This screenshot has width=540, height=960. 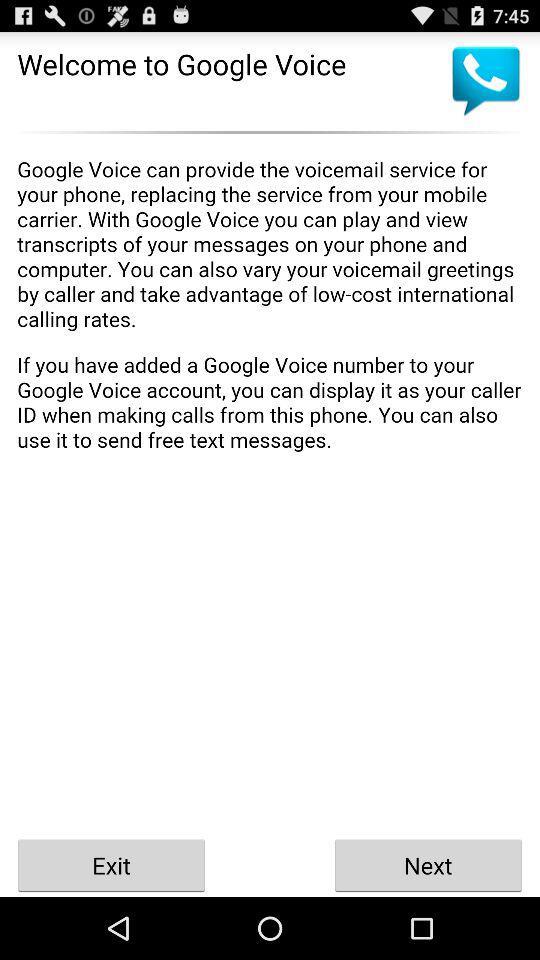 I want to click on item at the bottom left corner, so click(x=111, y=864).